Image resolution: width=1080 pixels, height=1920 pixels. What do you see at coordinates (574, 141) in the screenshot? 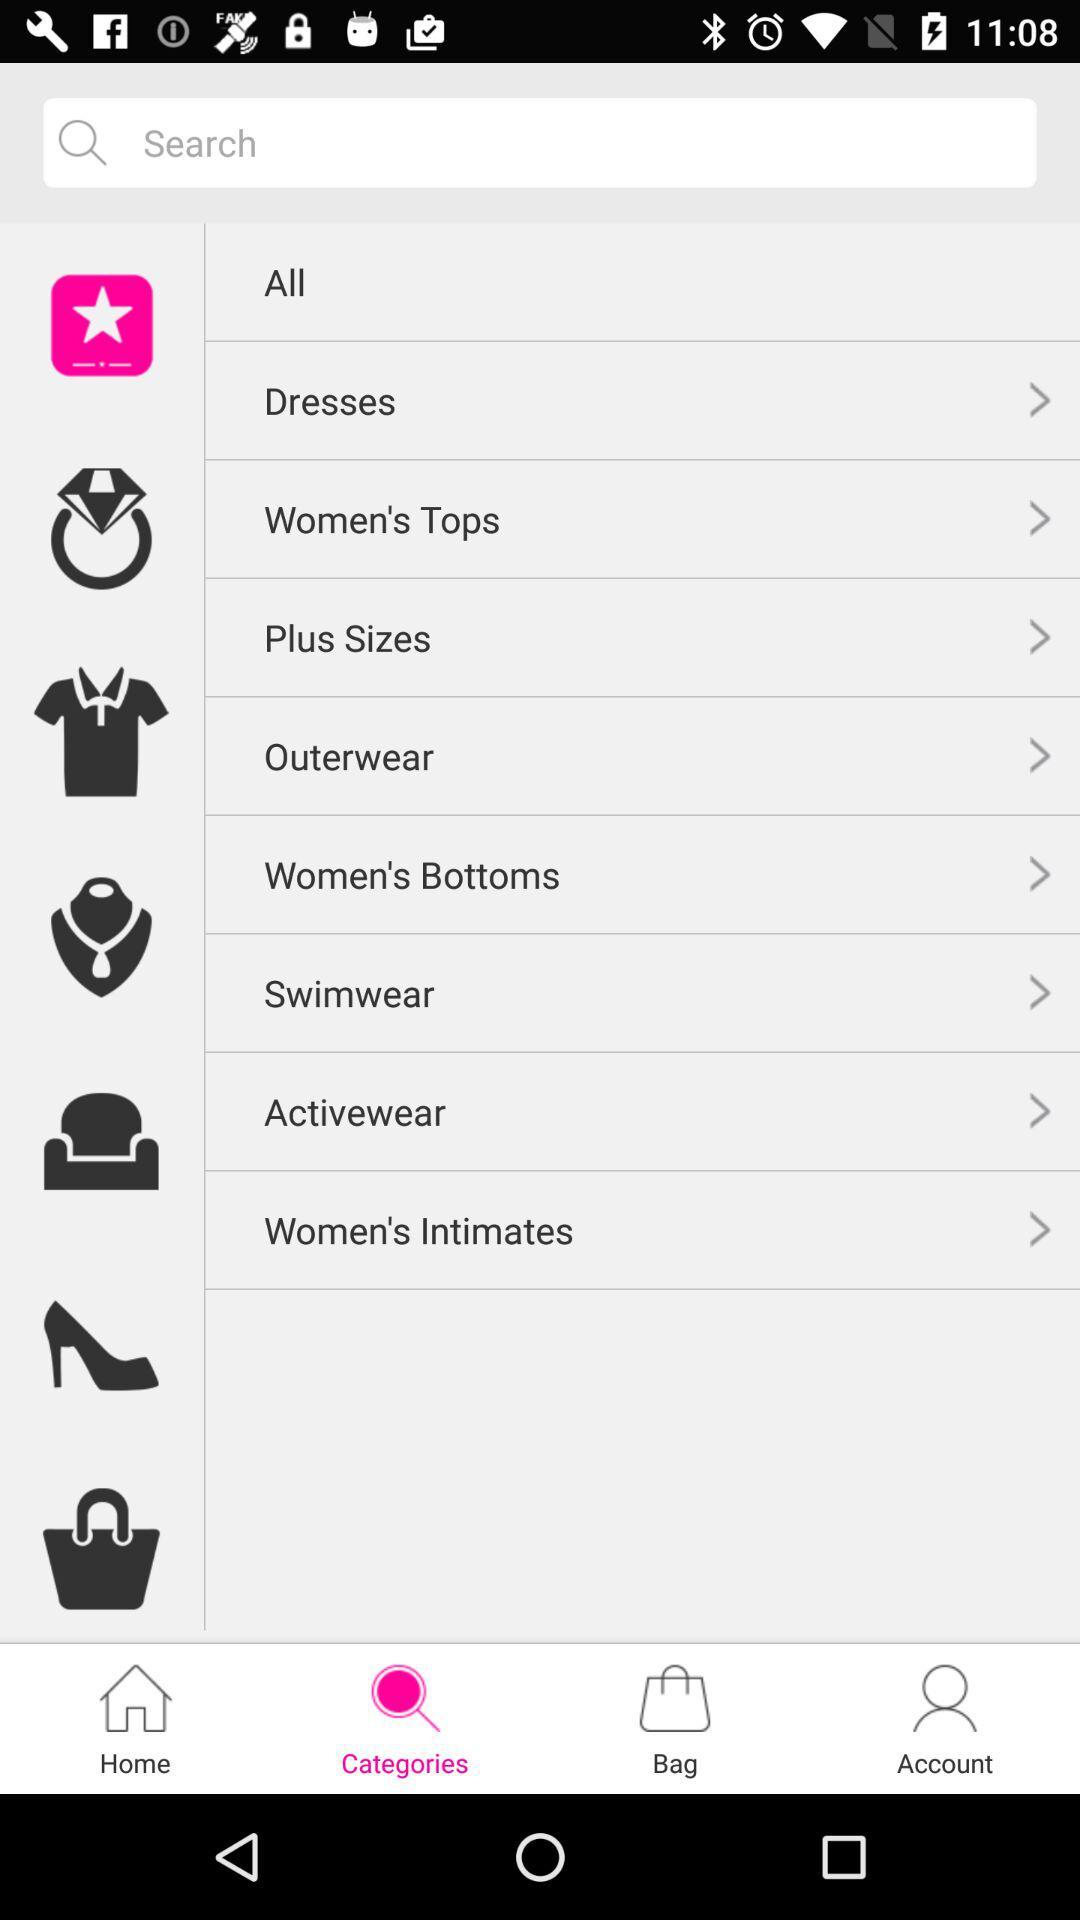
I see `search something` at bounding box center [574, 141].